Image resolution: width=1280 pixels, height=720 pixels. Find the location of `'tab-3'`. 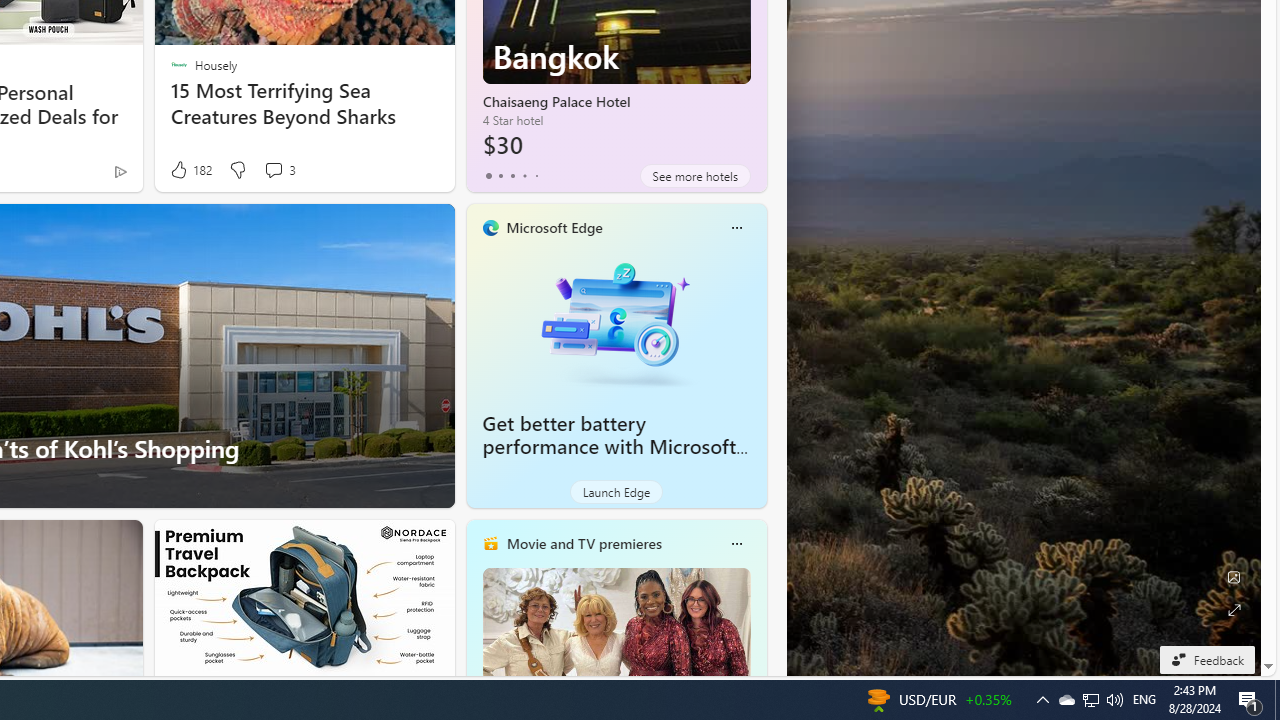

'tab-3' is located at coordinates (524, 175).